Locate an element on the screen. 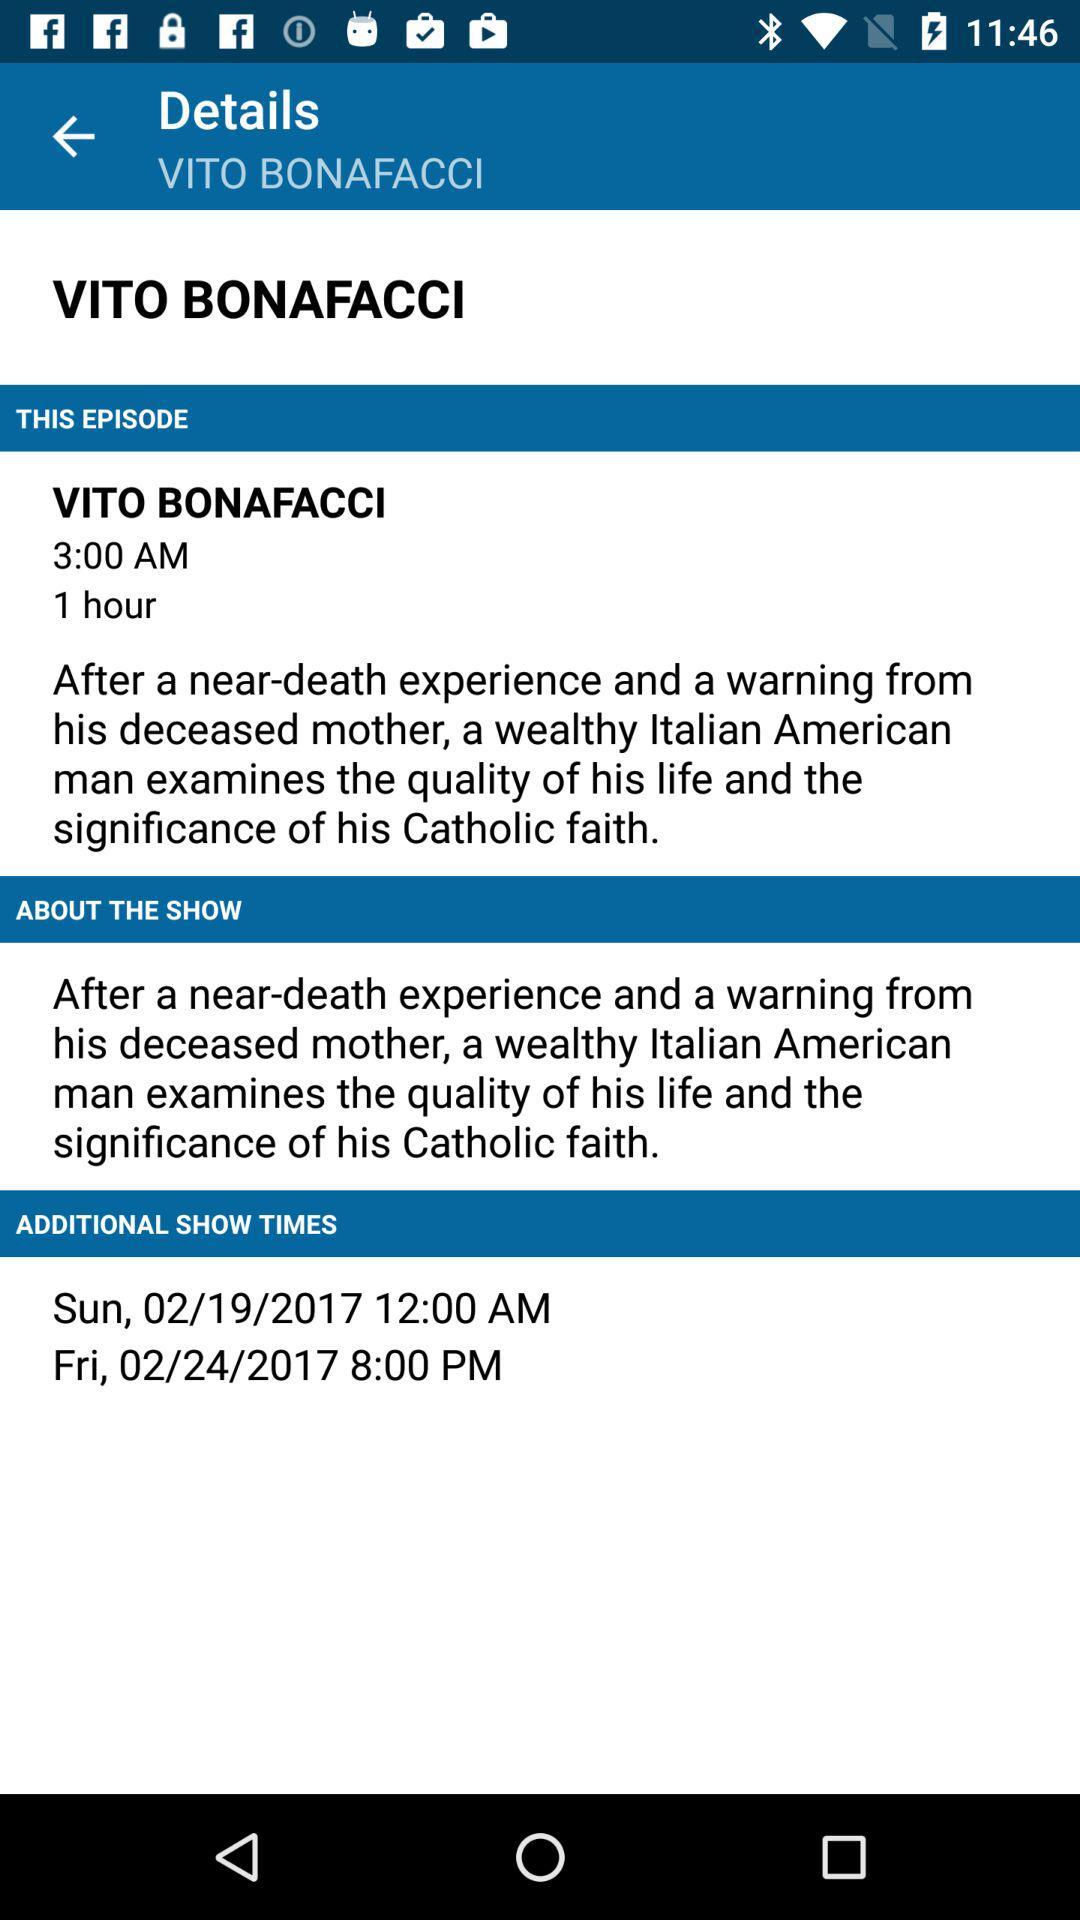  item next to details icon is located at coordinates (72, 135).